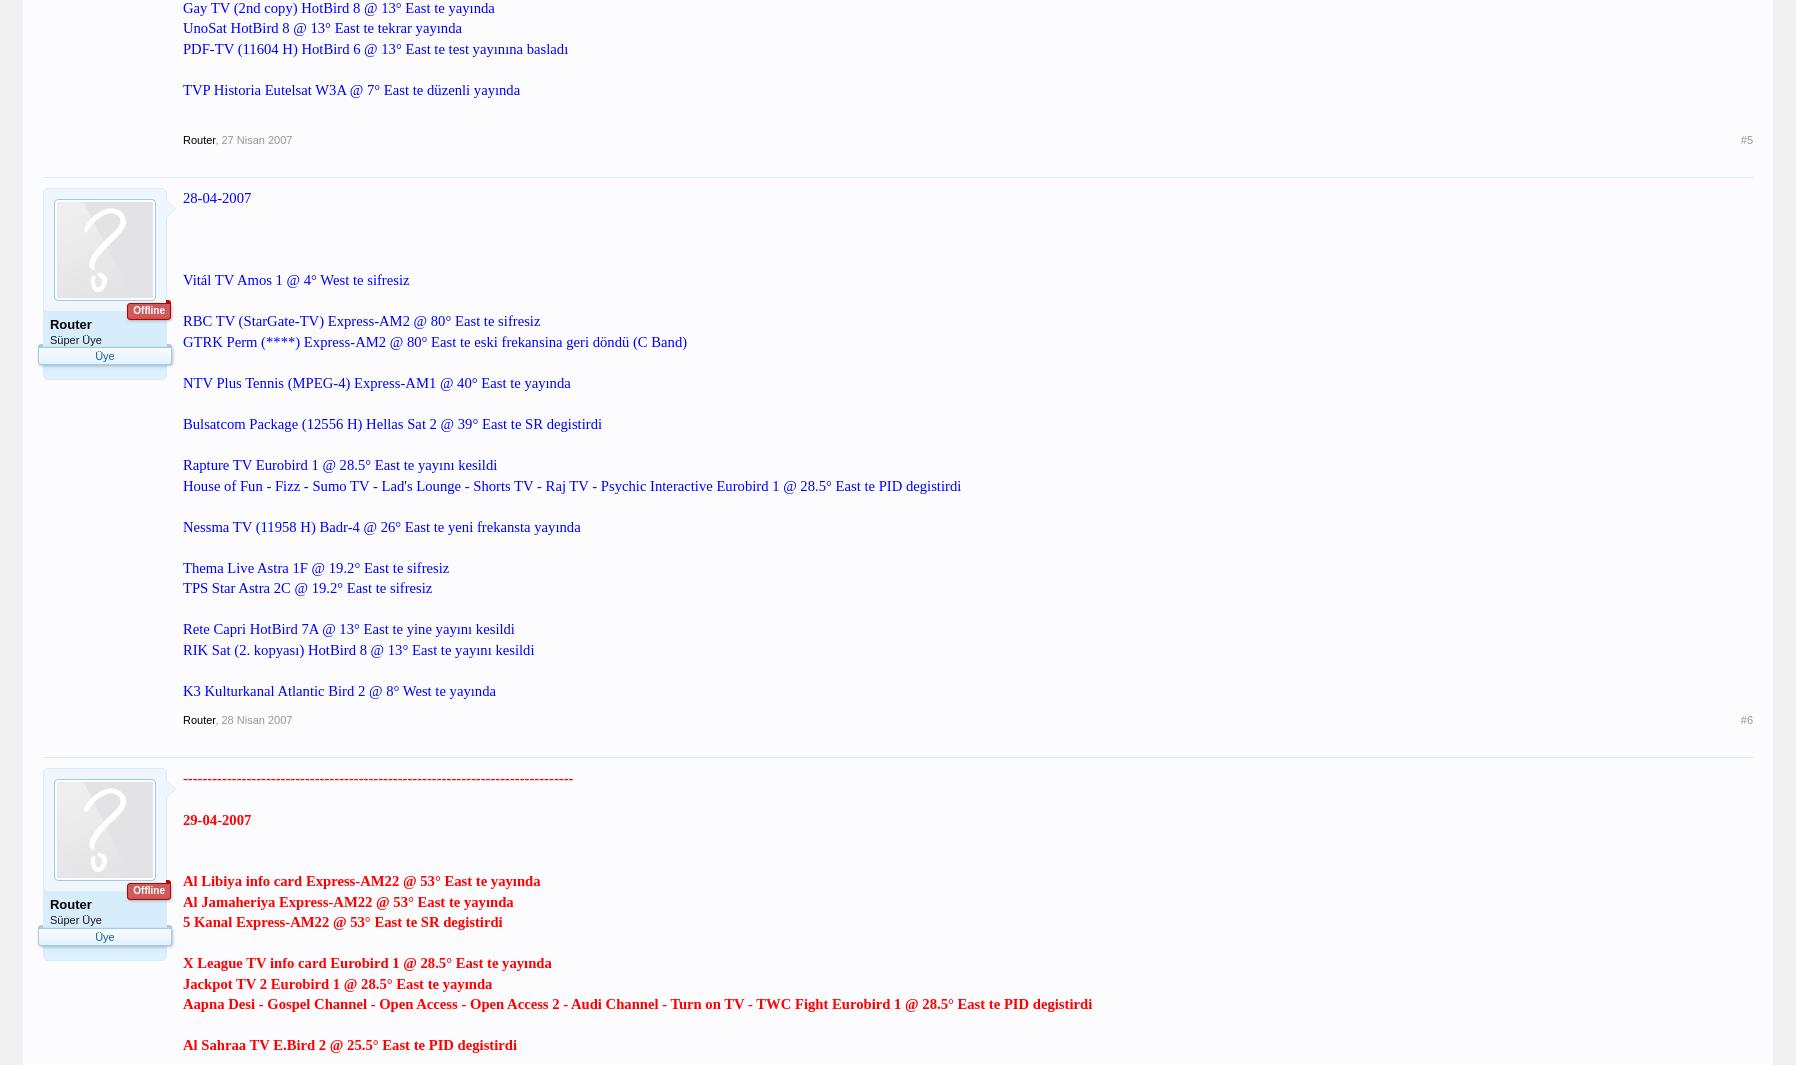 This screenshot has height=1065, width=1796. I want to click on 'X League TV info card Eurobird 1 @ 28.5° East te yayında', so click(366, 962).